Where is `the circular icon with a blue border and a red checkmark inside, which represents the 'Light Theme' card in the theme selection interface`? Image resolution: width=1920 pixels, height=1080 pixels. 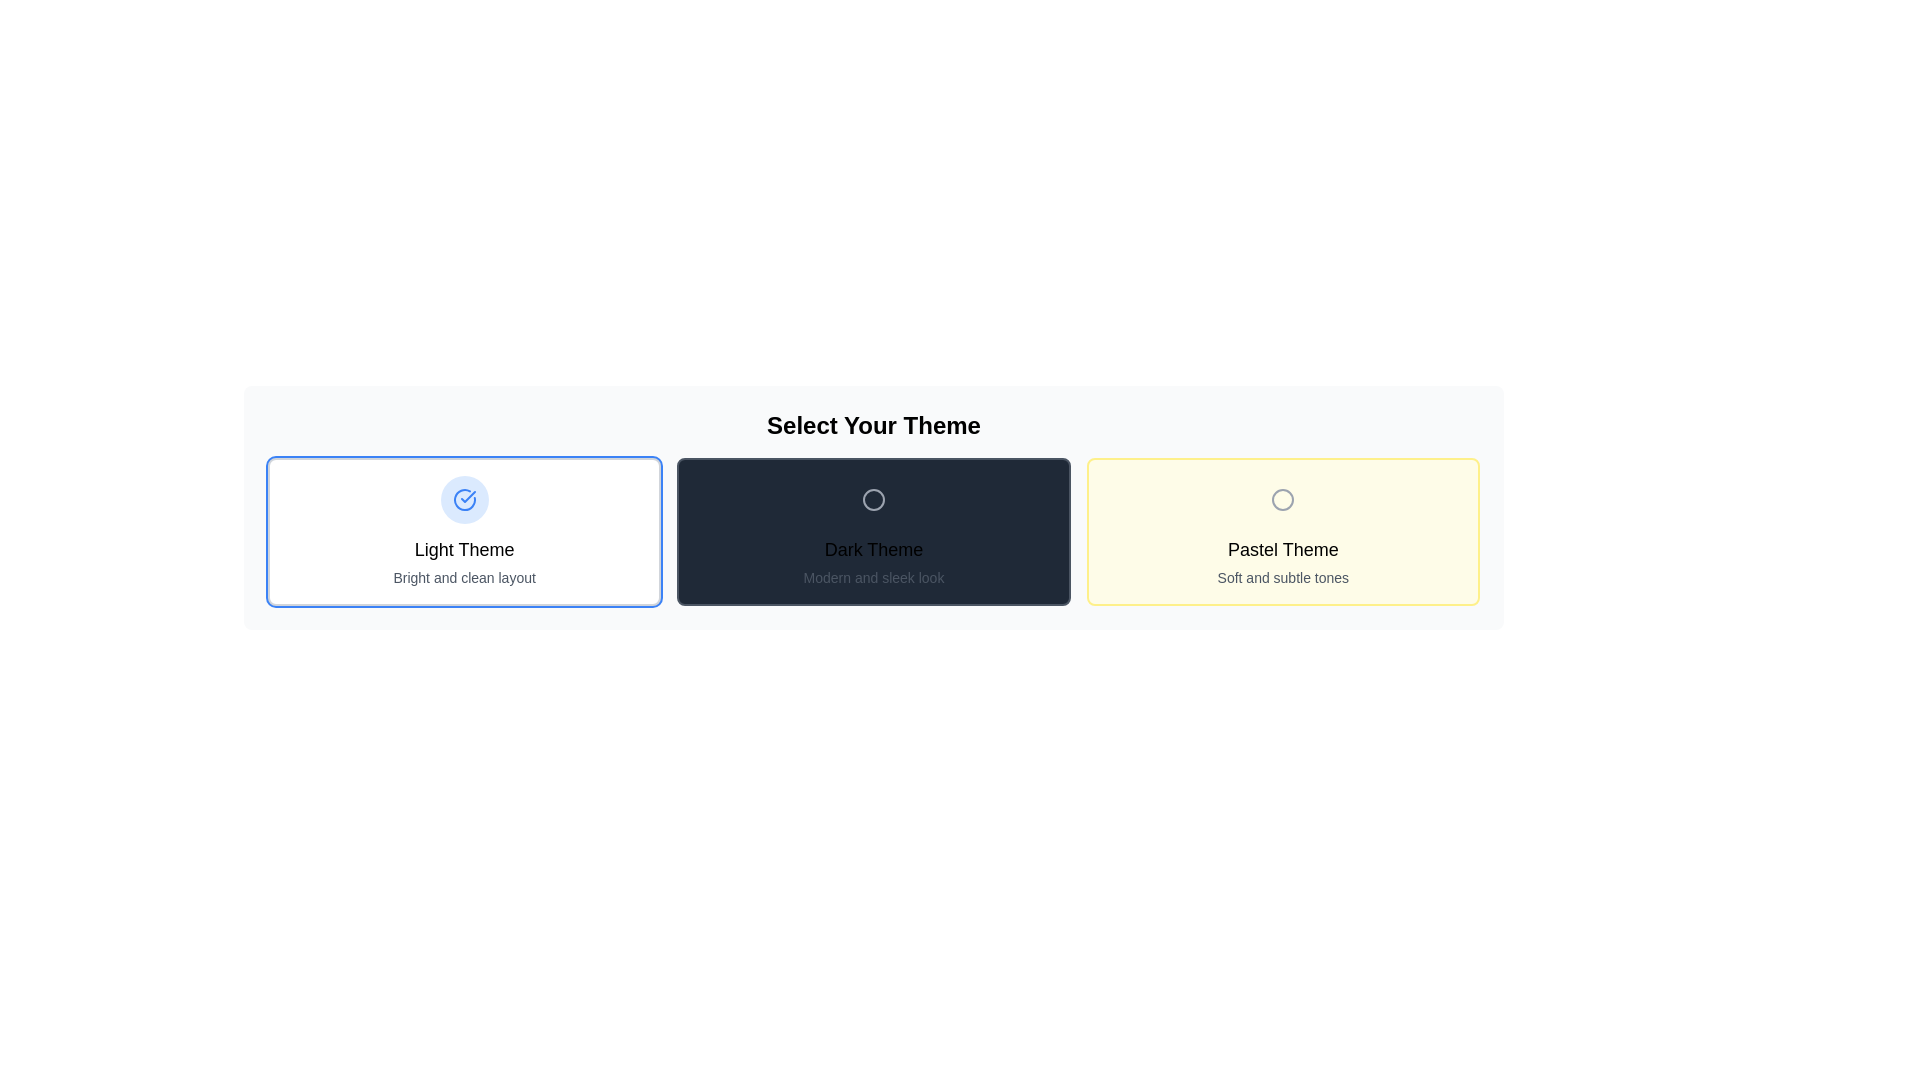 the circular icon with a blue border and a red checkmark inside, which represents the 'Light Theme' card in the theme selection interface is located at coordinates (463, 499).